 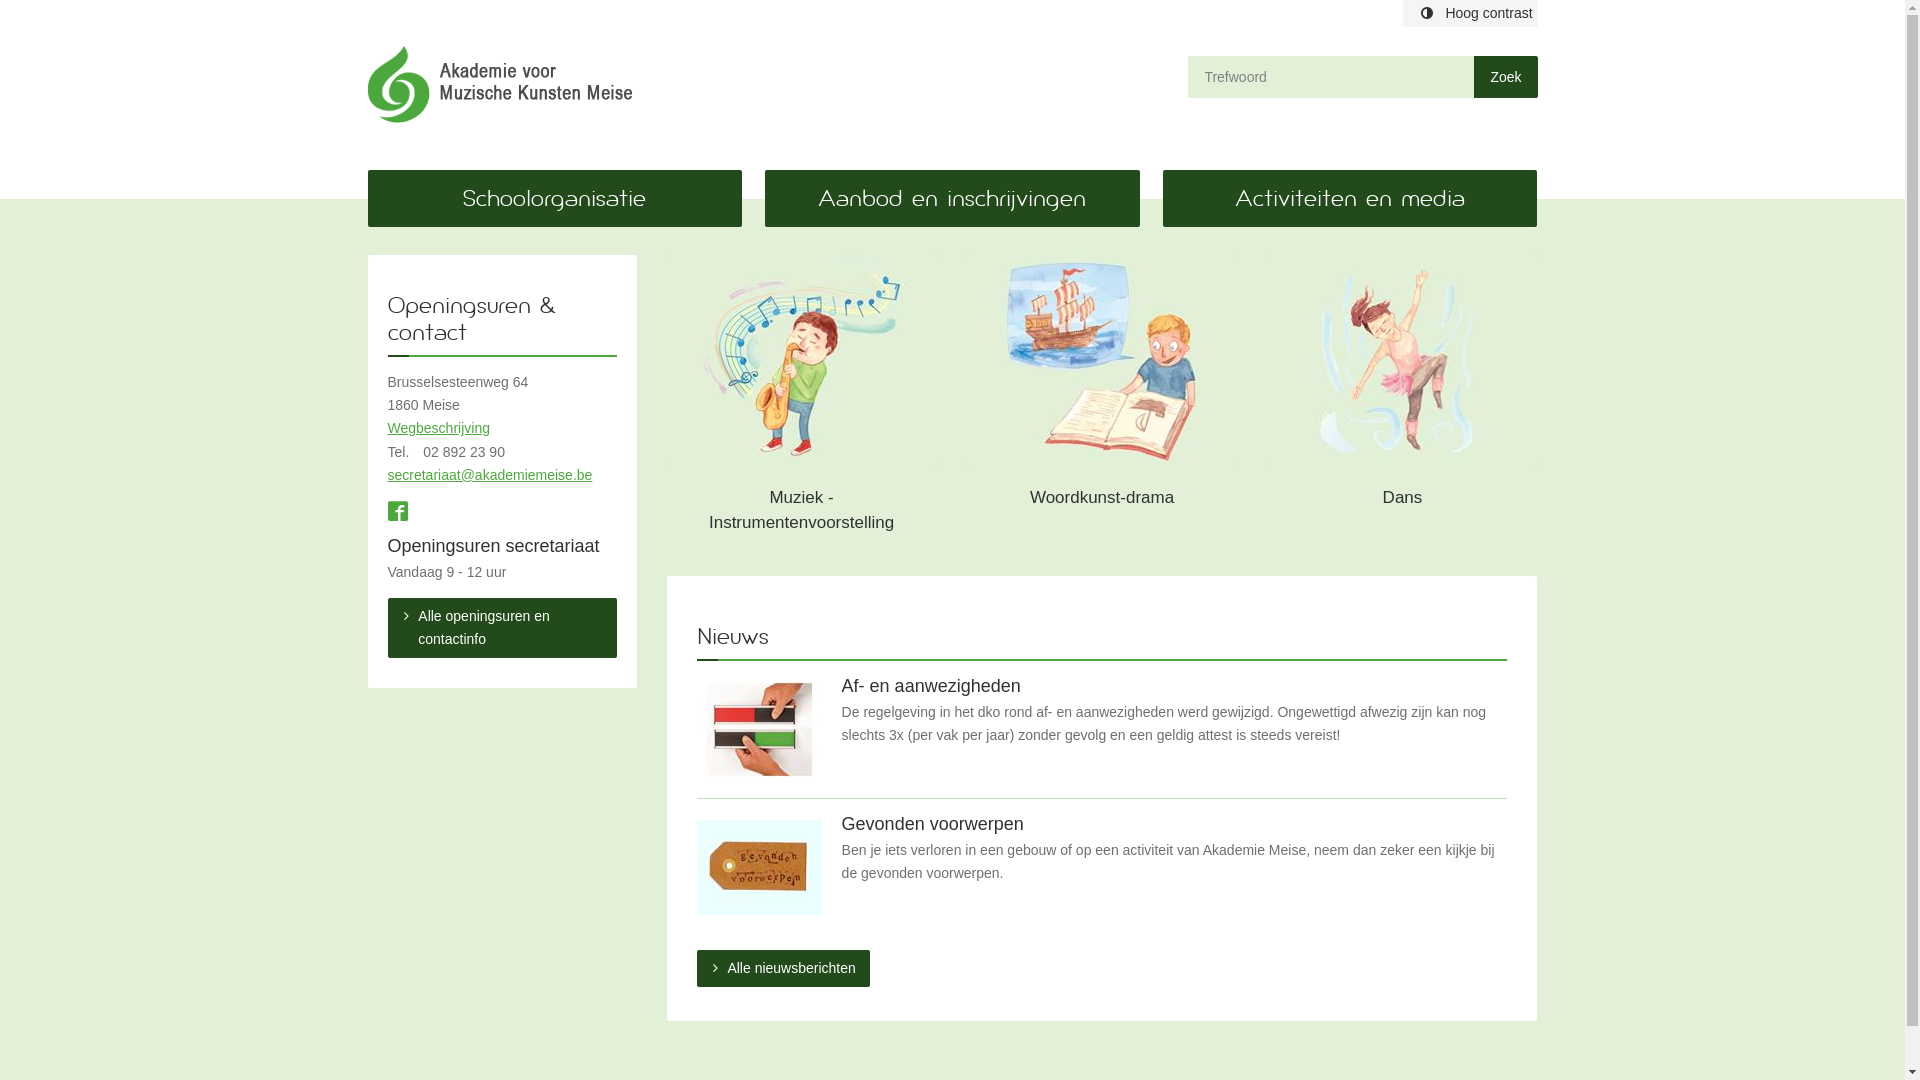 What do you see at coordinates (1349, 198) in the screenshot?
I see `'Activiteiten en media'` at bounding box center [1349, 198].